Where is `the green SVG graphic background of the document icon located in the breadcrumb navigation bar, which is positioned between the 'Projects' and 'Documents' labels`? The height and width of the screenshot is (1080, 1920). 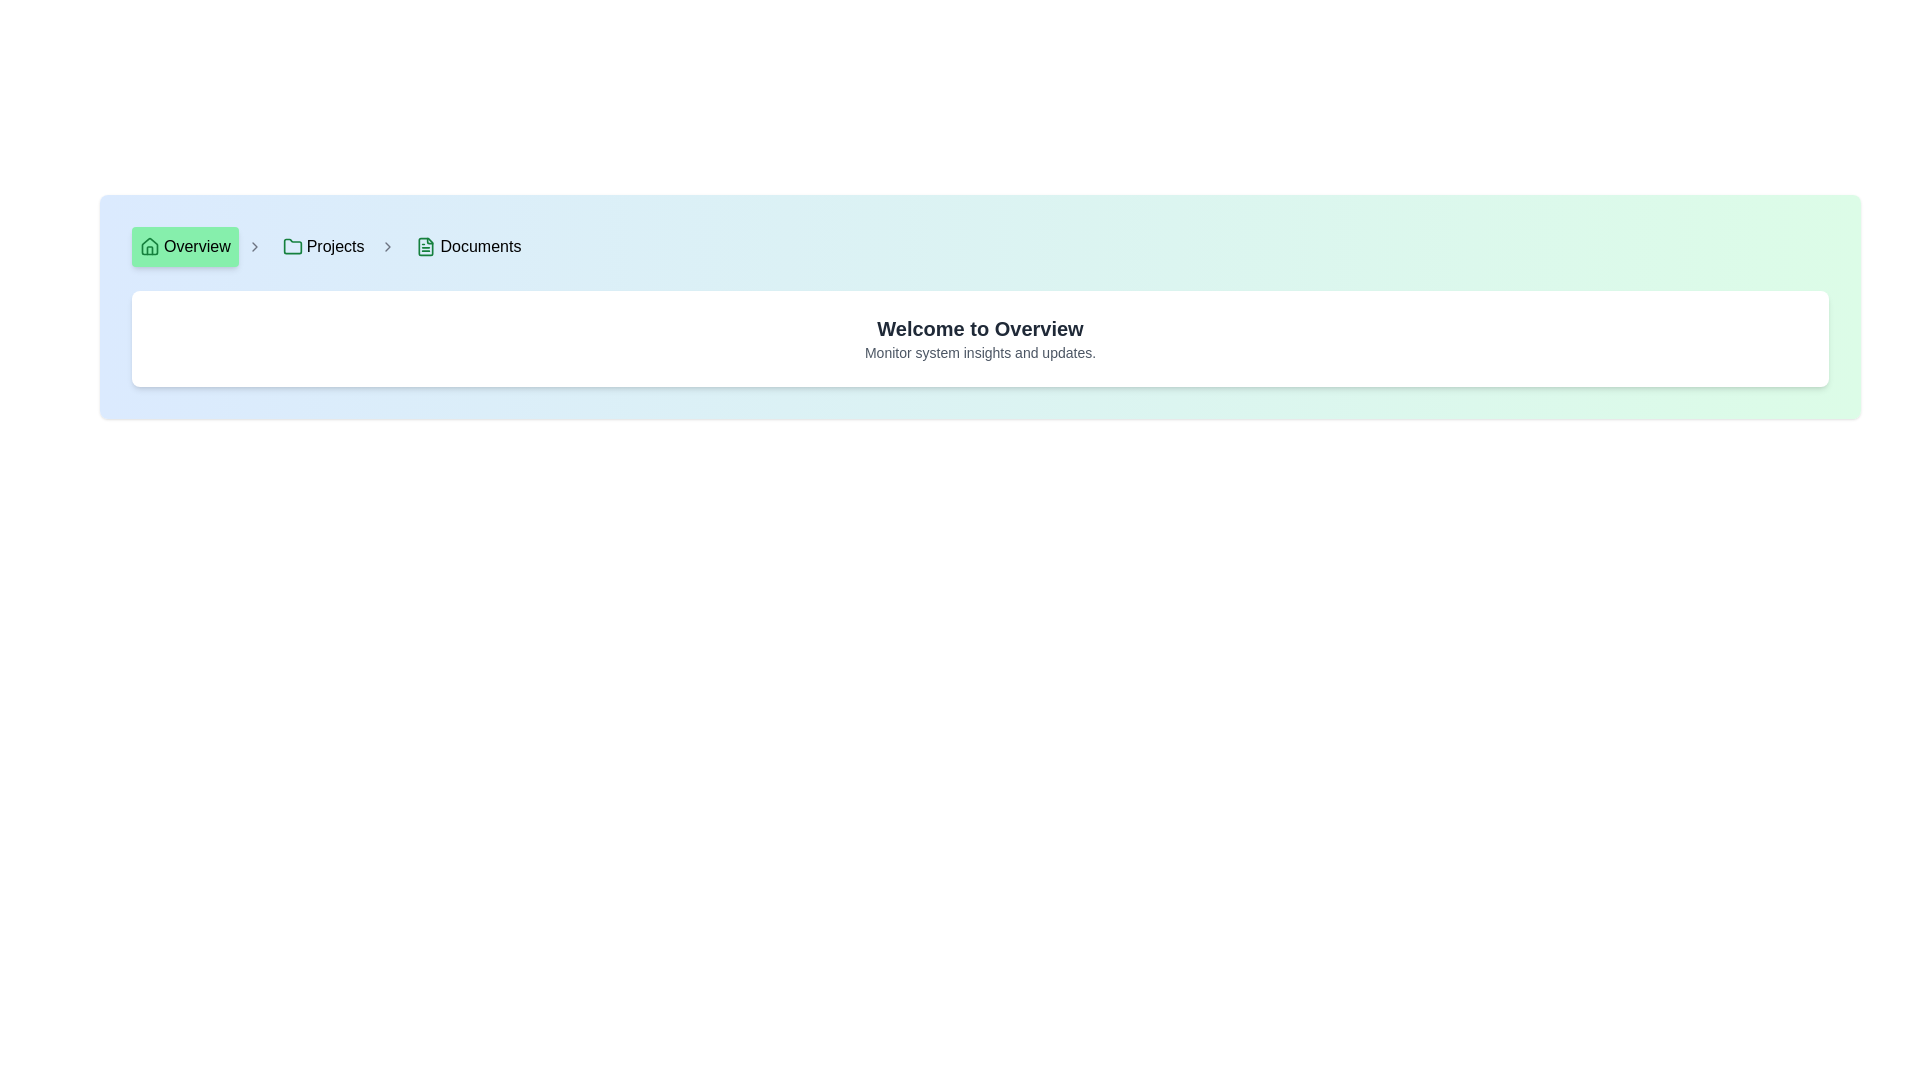
the green SVG graphic background of the document icon located in the breadcrumb navigation bar, which is positioned between the 'Projects' and 'Documents' labels is located at coordinates (425, 245).